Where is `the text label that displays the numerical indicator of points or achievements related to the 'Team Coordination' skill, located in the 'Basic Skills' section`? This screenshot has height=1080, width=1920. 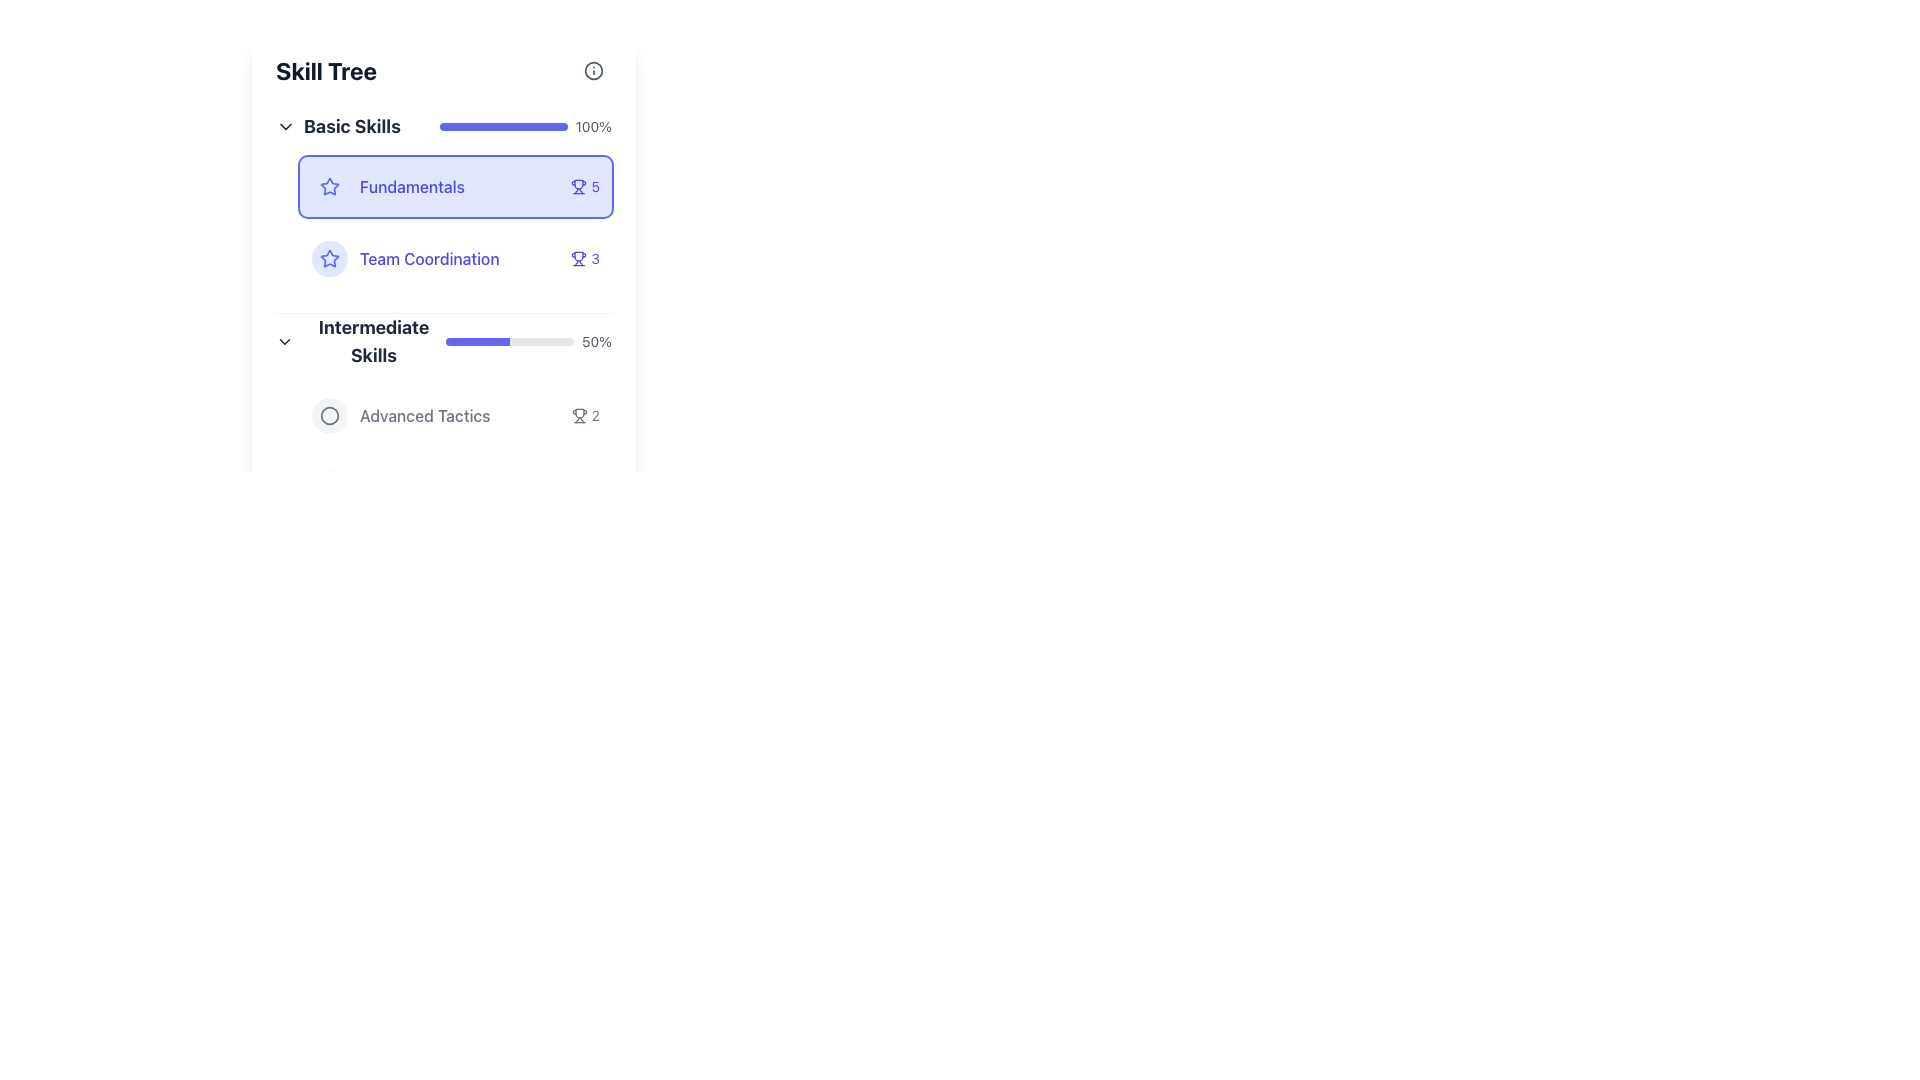
the text label that displays the numerical indicator of points or achievements related to the 'Team Coordination' skill, located in the 'Basic Skills' section is located at coordinates (594, 257).